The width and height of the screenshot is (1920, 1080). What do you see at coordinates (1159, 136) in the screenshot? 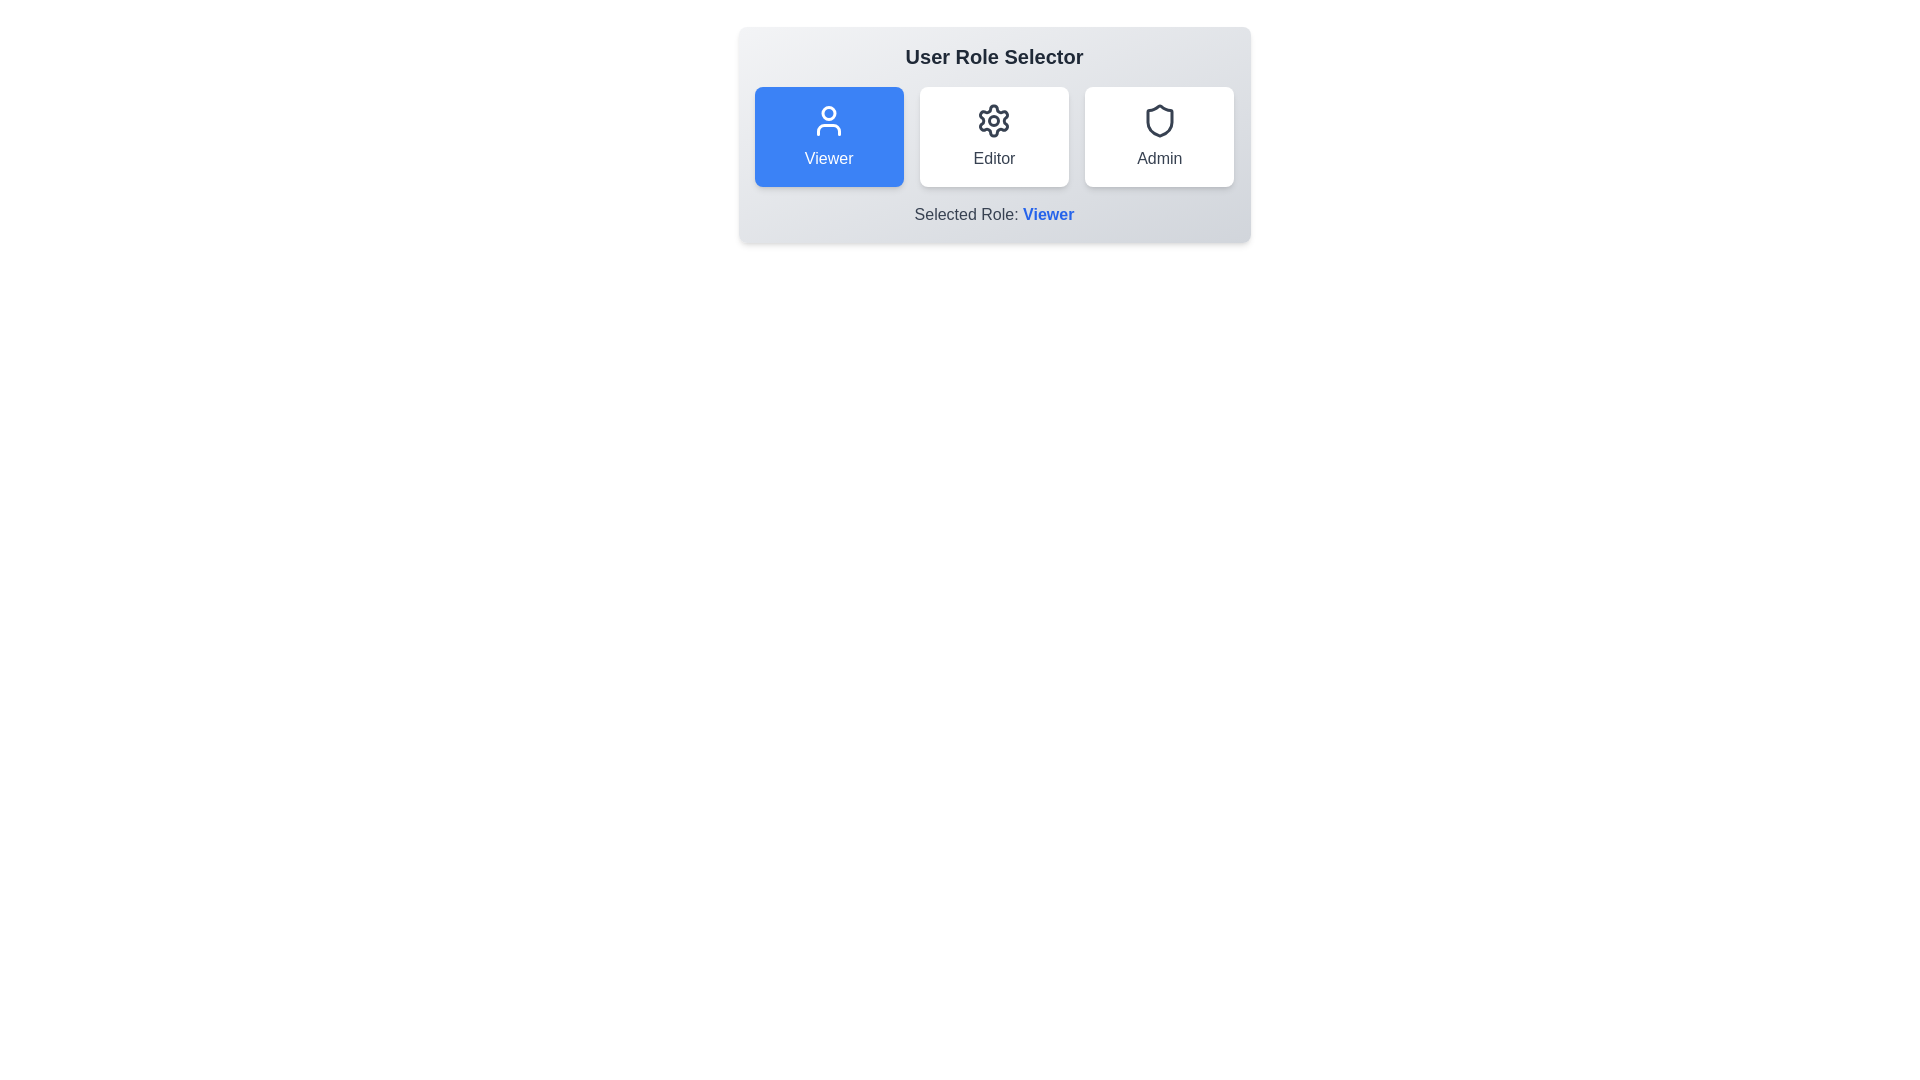
I see `the button labeled Admin to observe its hover effect` at bounding box center [1159, 136].